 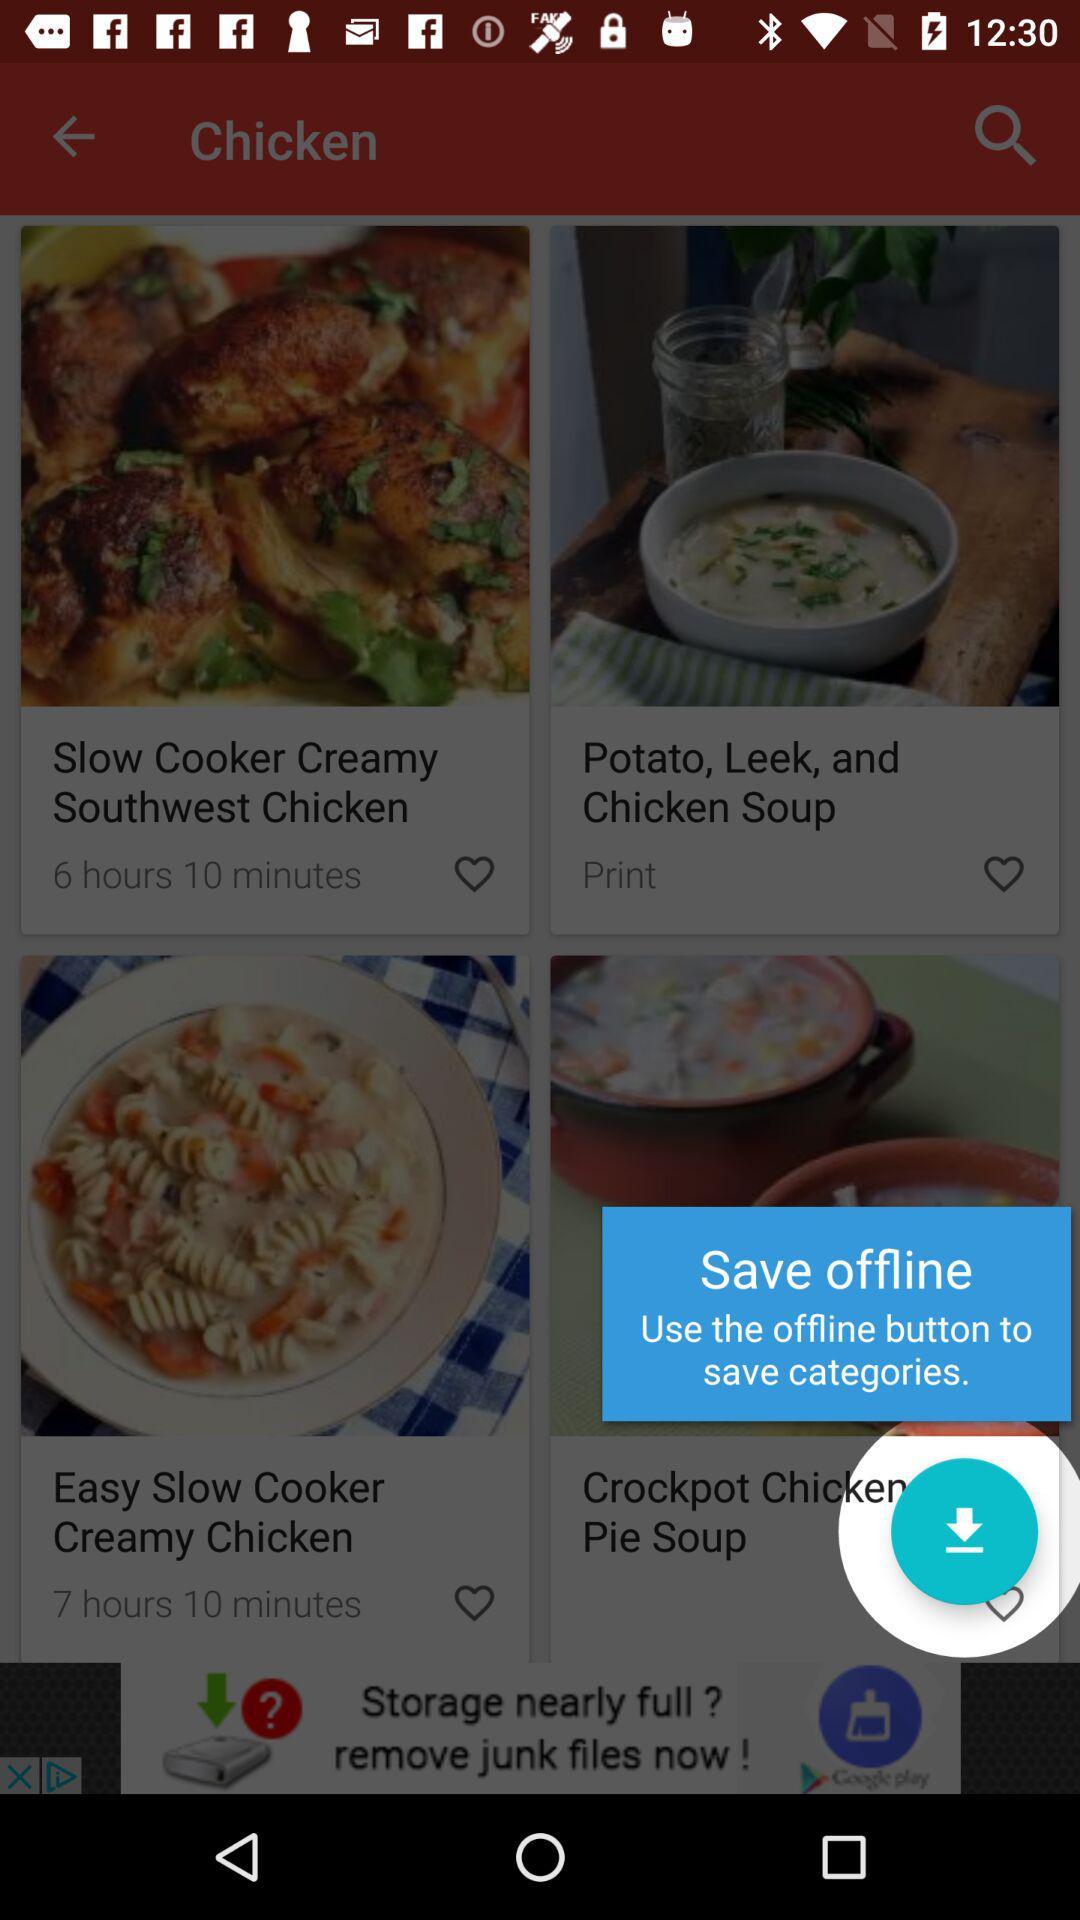 I want to click on save offline, so click(x=804, y=1309).